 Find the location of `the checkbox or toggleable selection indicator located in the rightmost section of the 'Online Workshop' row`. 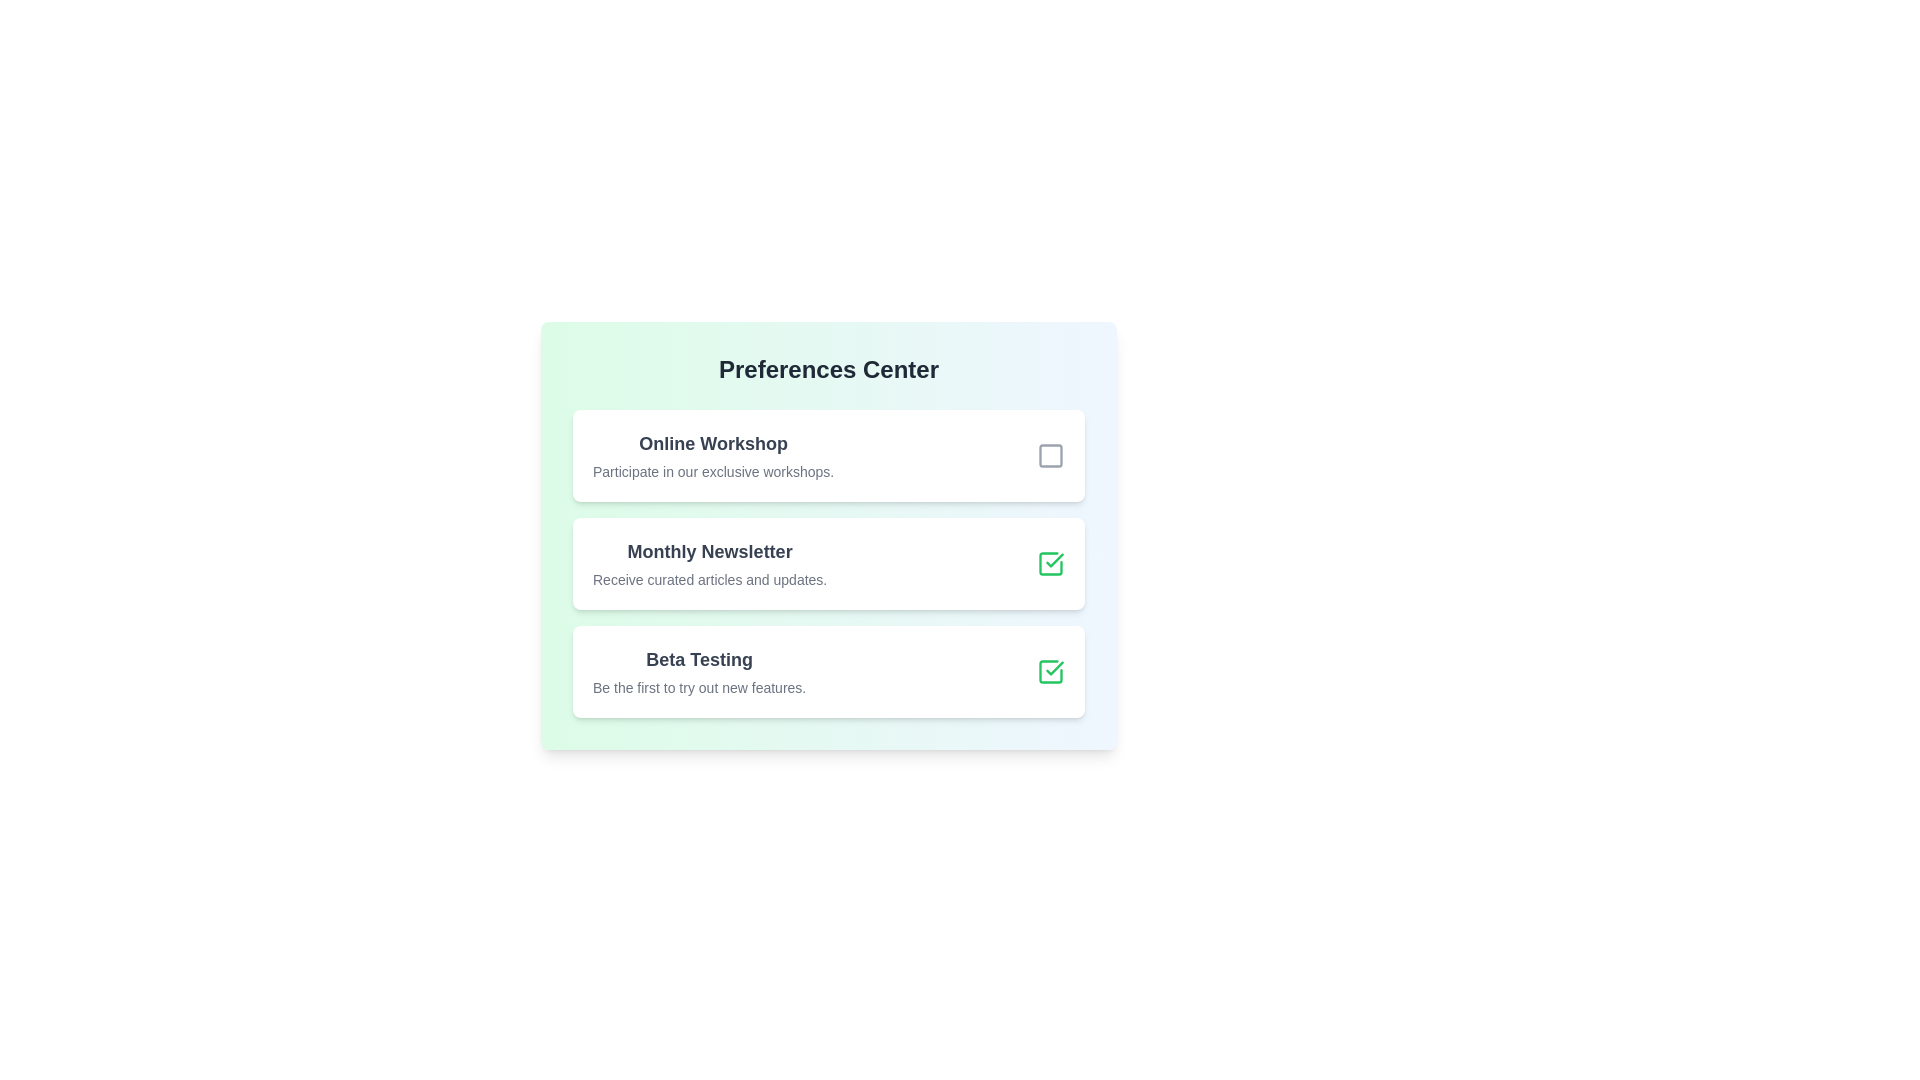

the checkbox or toggleable selection indicator located in the rightmost section of the 'Online Workshop' row is located at coordinates (1050, 455).